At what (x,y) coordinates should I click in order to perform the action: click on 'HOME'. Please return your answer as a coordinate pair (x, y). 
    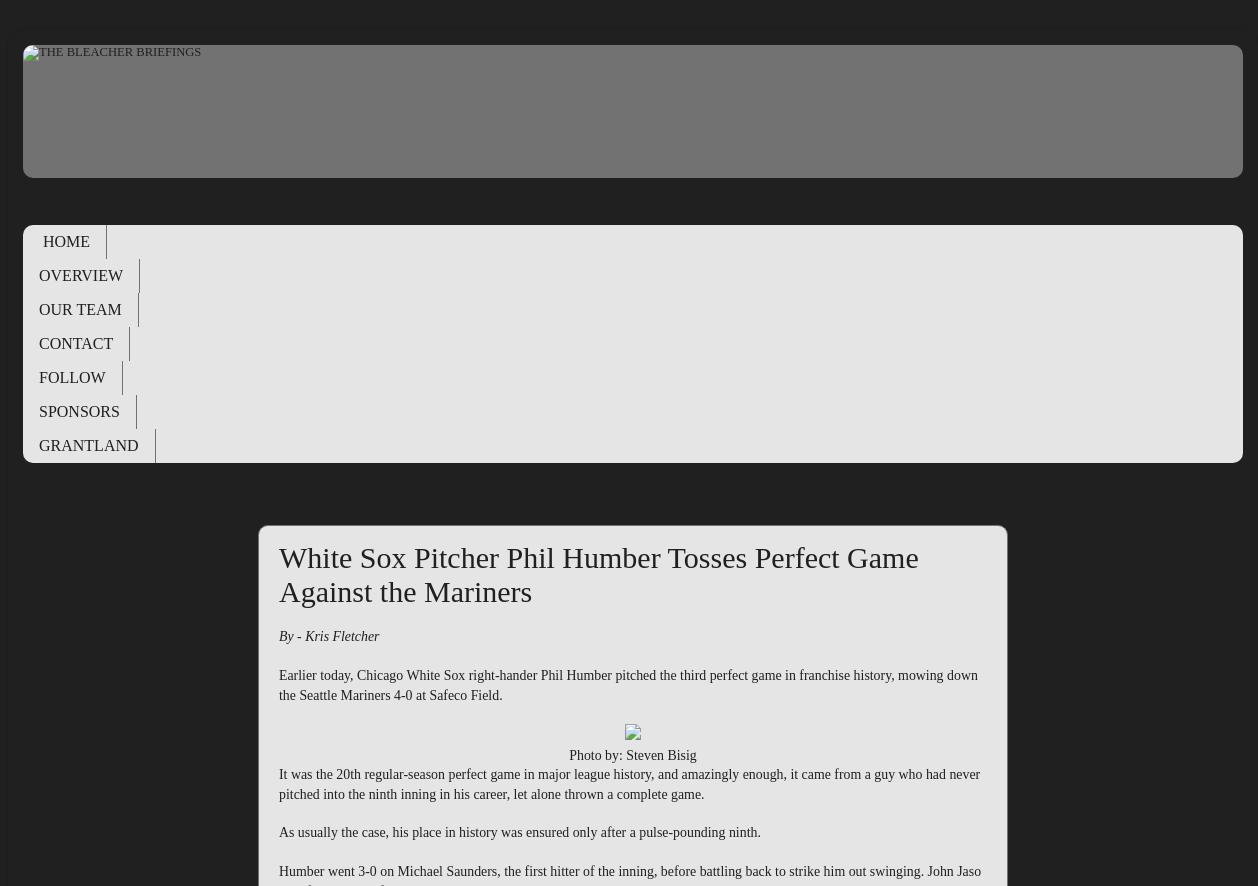
    Looking at the image, I should click on (66, 239).